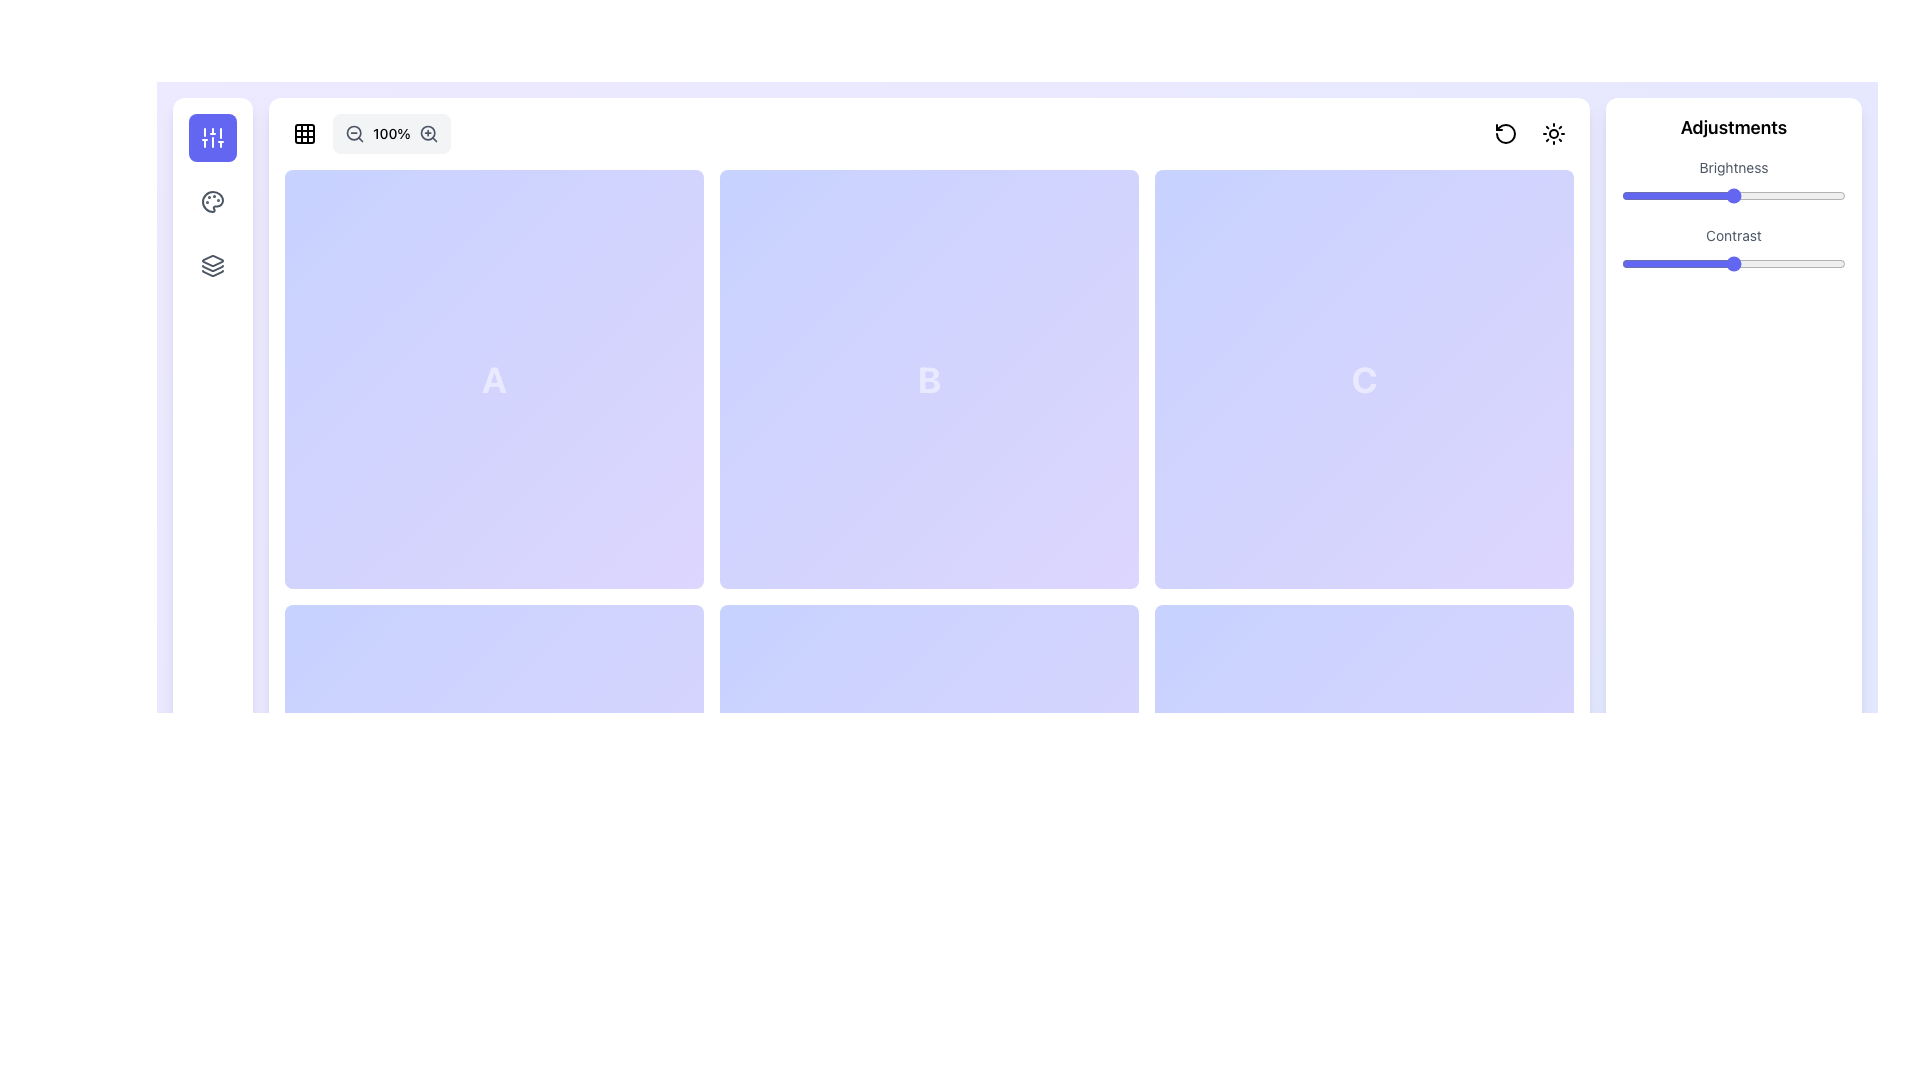 The height and width of the screenshot is (1080, 1920). I want to click on the SVG Circle that represents the body of the zoom-out icon, located at the top-center of the view, near the 100% zoom level display and adjacent tools, so click(354, 133).